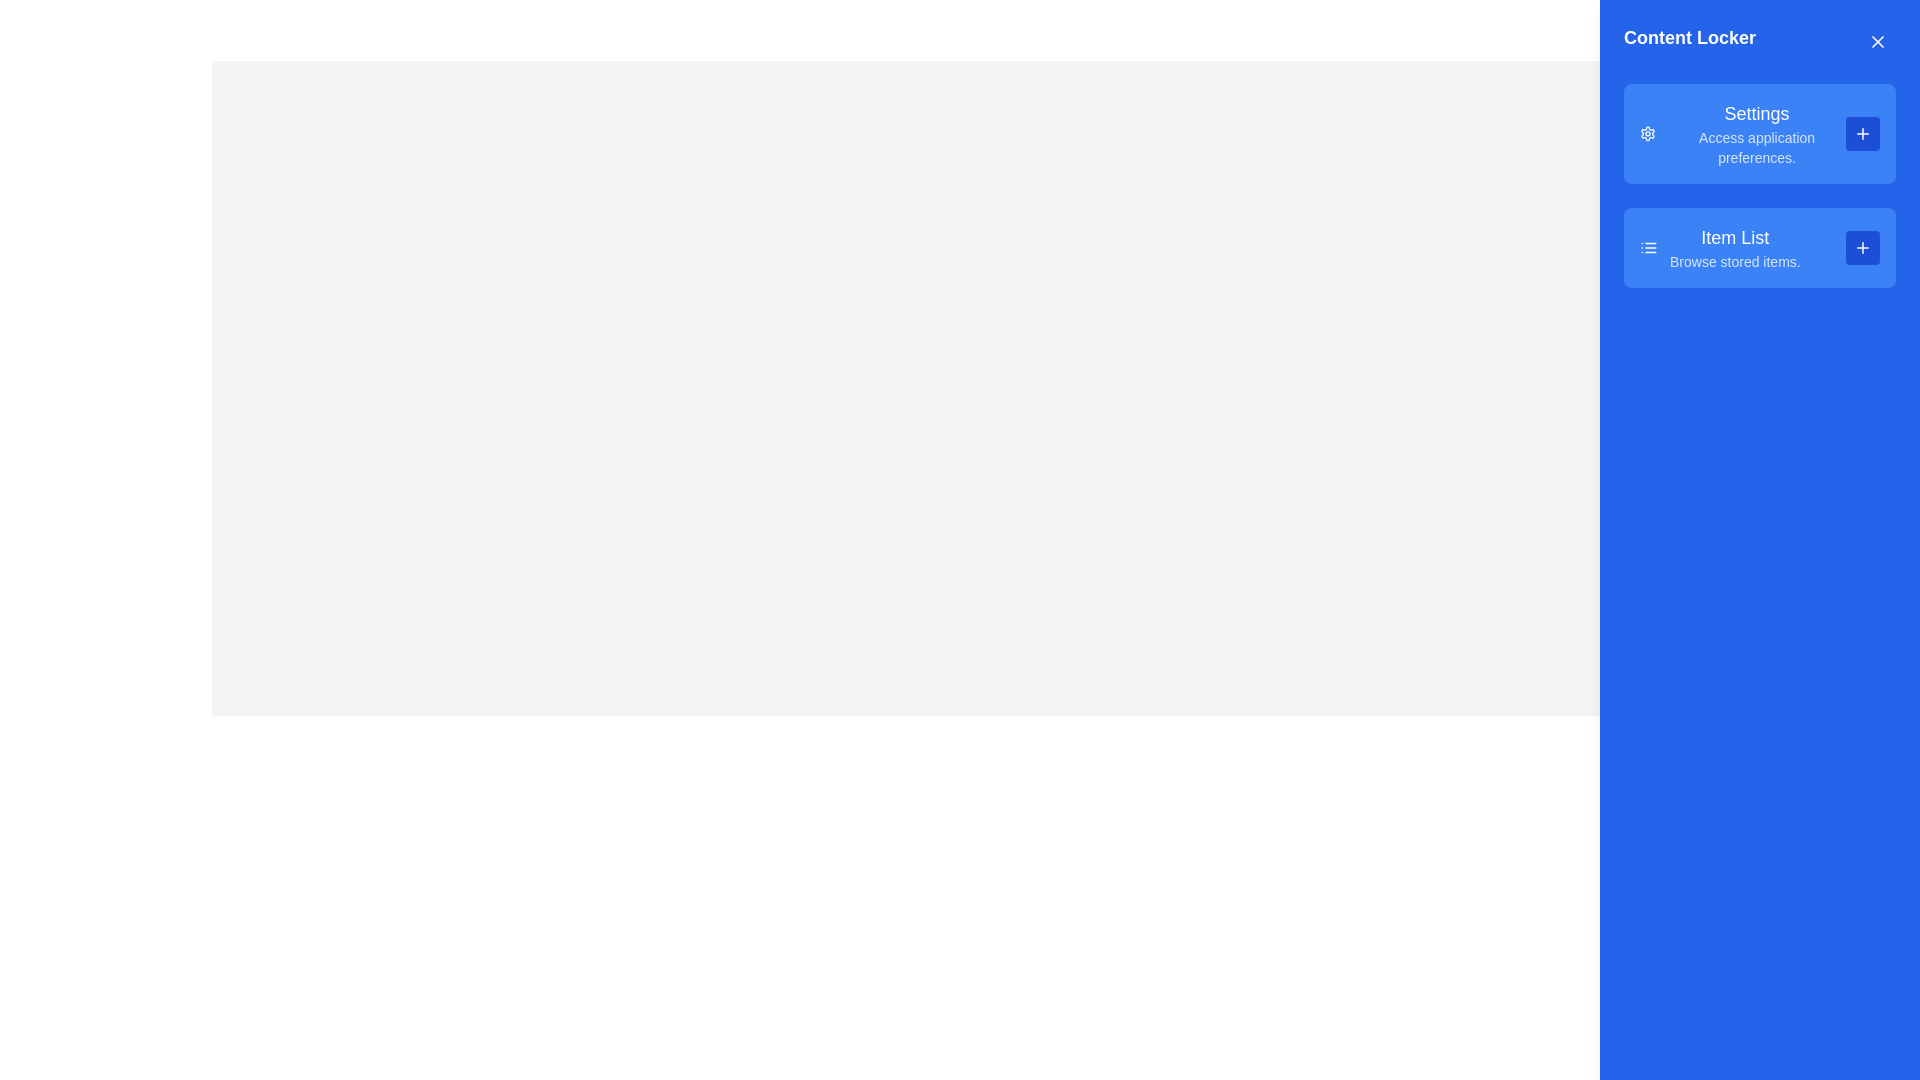 This screenshot has width=1920, height=1080. Describe the element at coordinates (1756, 146) in the screenshot. I see `the descriptive text element providing guidance about accessing application settings, located directly below the 'Settings' title` at that location.